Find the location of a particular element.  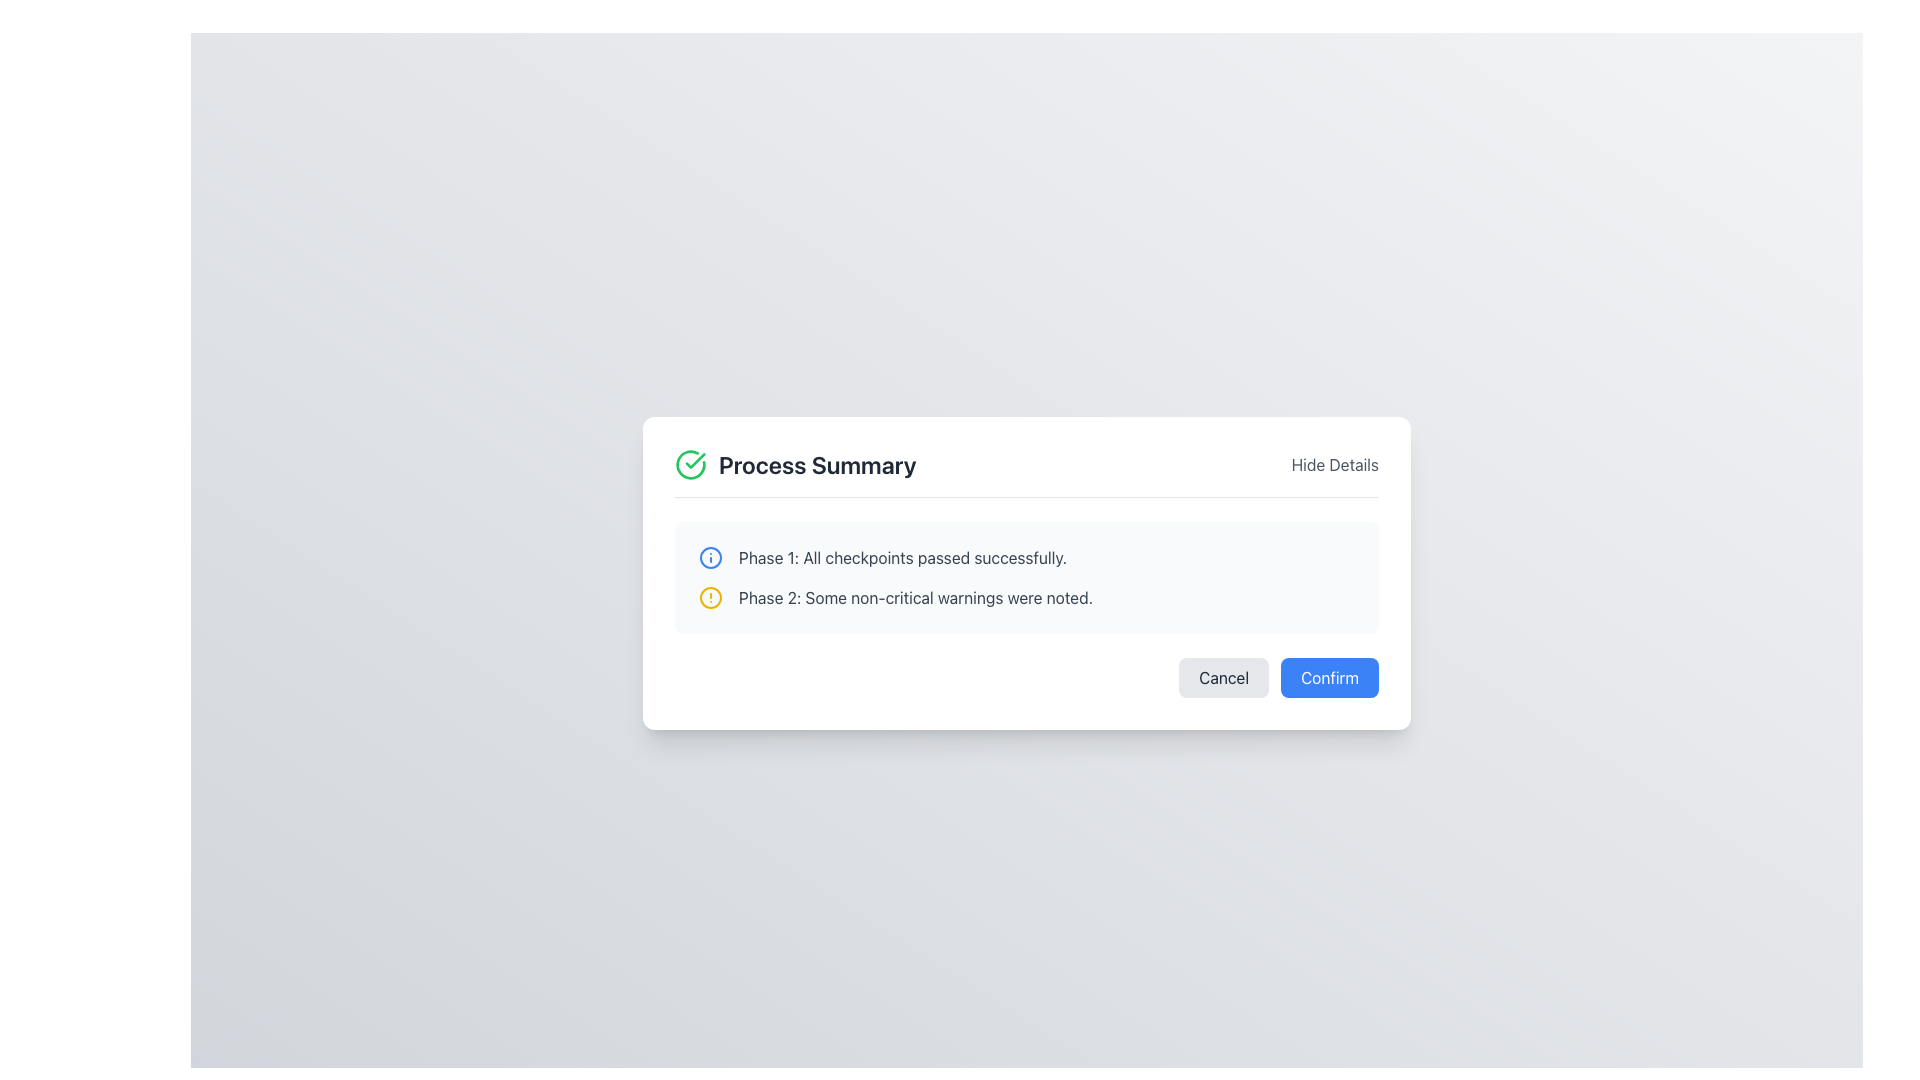

the Informational Message indicating a non-critical warning related to Phase 2, which is located centrally within the summary dialog box as the second item in a vertical sequence is located at coordinates (1027, 596).